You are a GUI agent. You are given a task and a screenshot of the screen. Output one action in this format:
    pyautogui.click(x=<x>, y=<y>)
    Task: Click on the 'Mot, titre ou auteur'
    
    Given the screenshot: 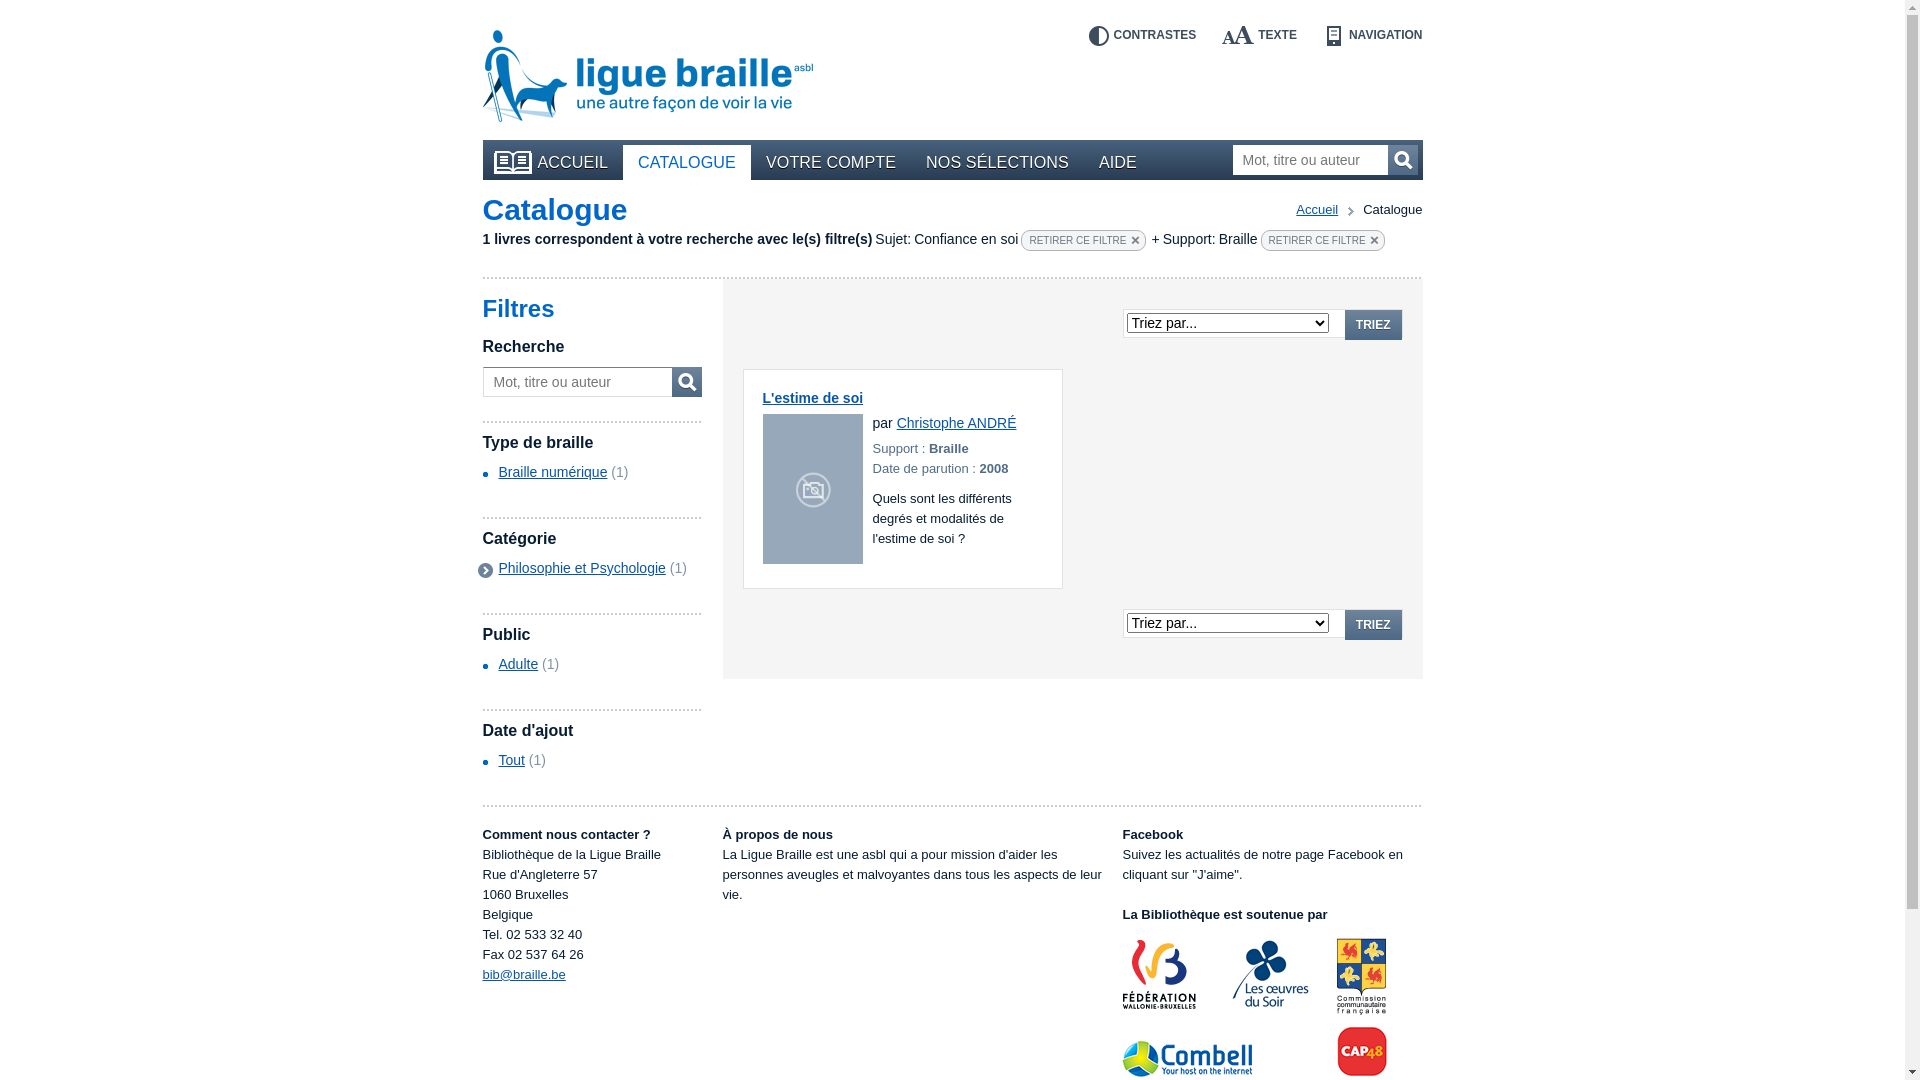 What is the action you would take?
    pyautogui.click(x=1324, y=158)
    